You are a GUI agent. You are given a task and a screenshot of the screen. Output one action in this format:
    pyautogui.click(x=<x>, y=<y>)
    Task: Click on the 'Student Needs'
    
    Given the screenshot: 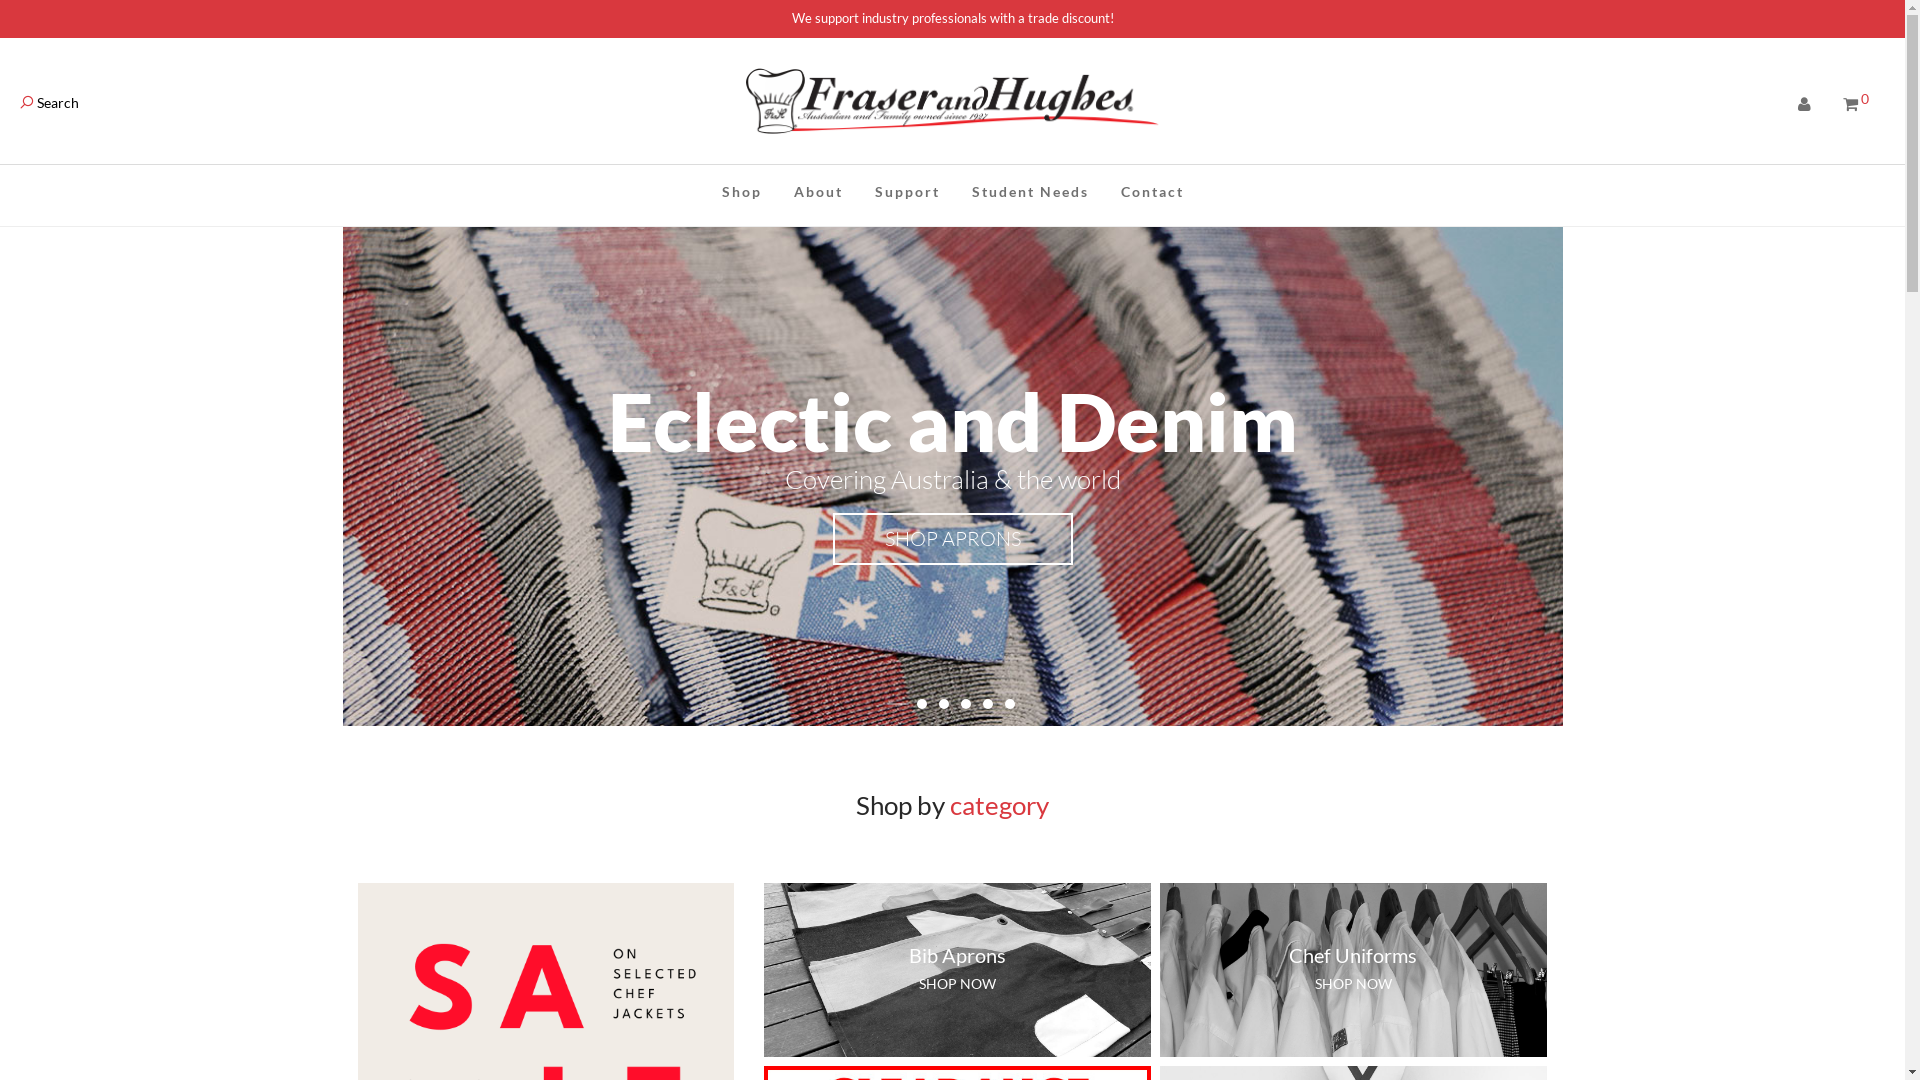 What is the action you would take?
    pyautogui.click(x=1030, y=191)
    